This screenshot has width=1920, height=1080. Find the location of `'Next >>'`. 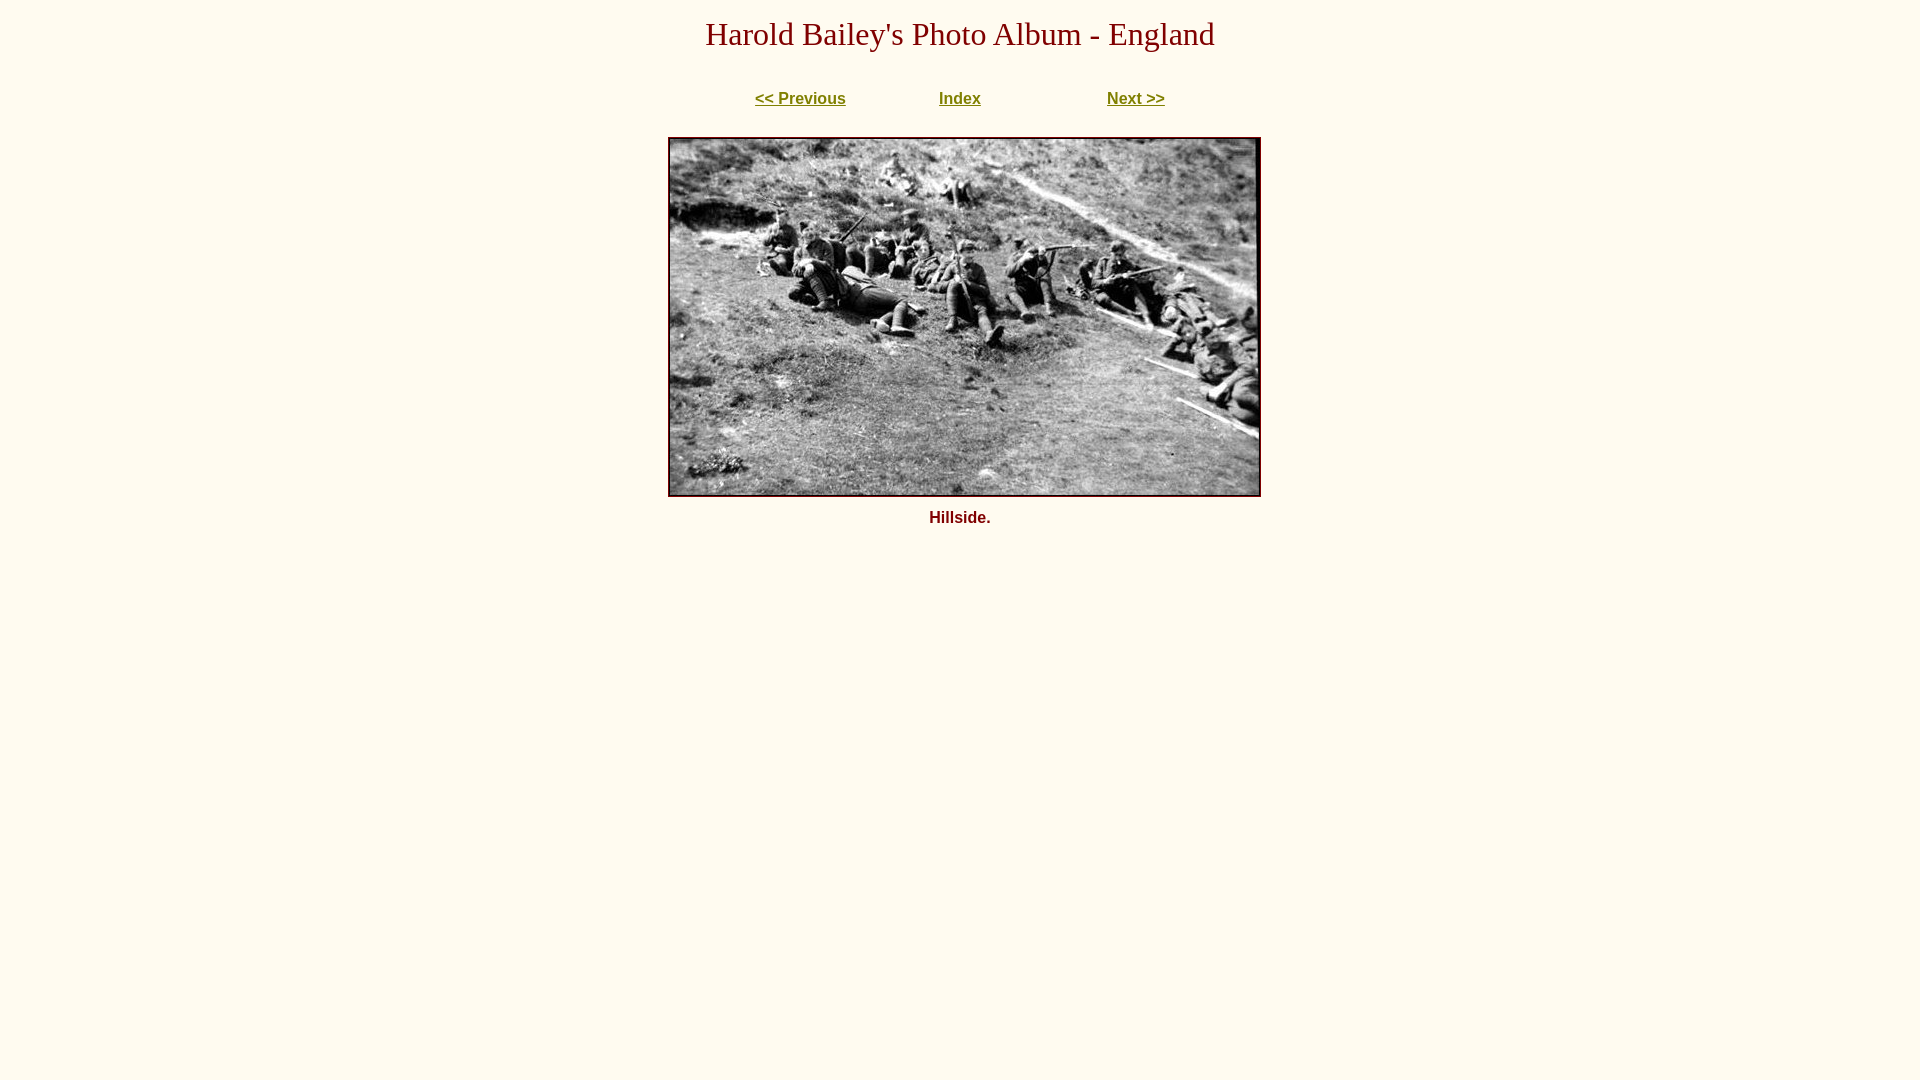

'Next >>' is located at coordinates (1106, 98).